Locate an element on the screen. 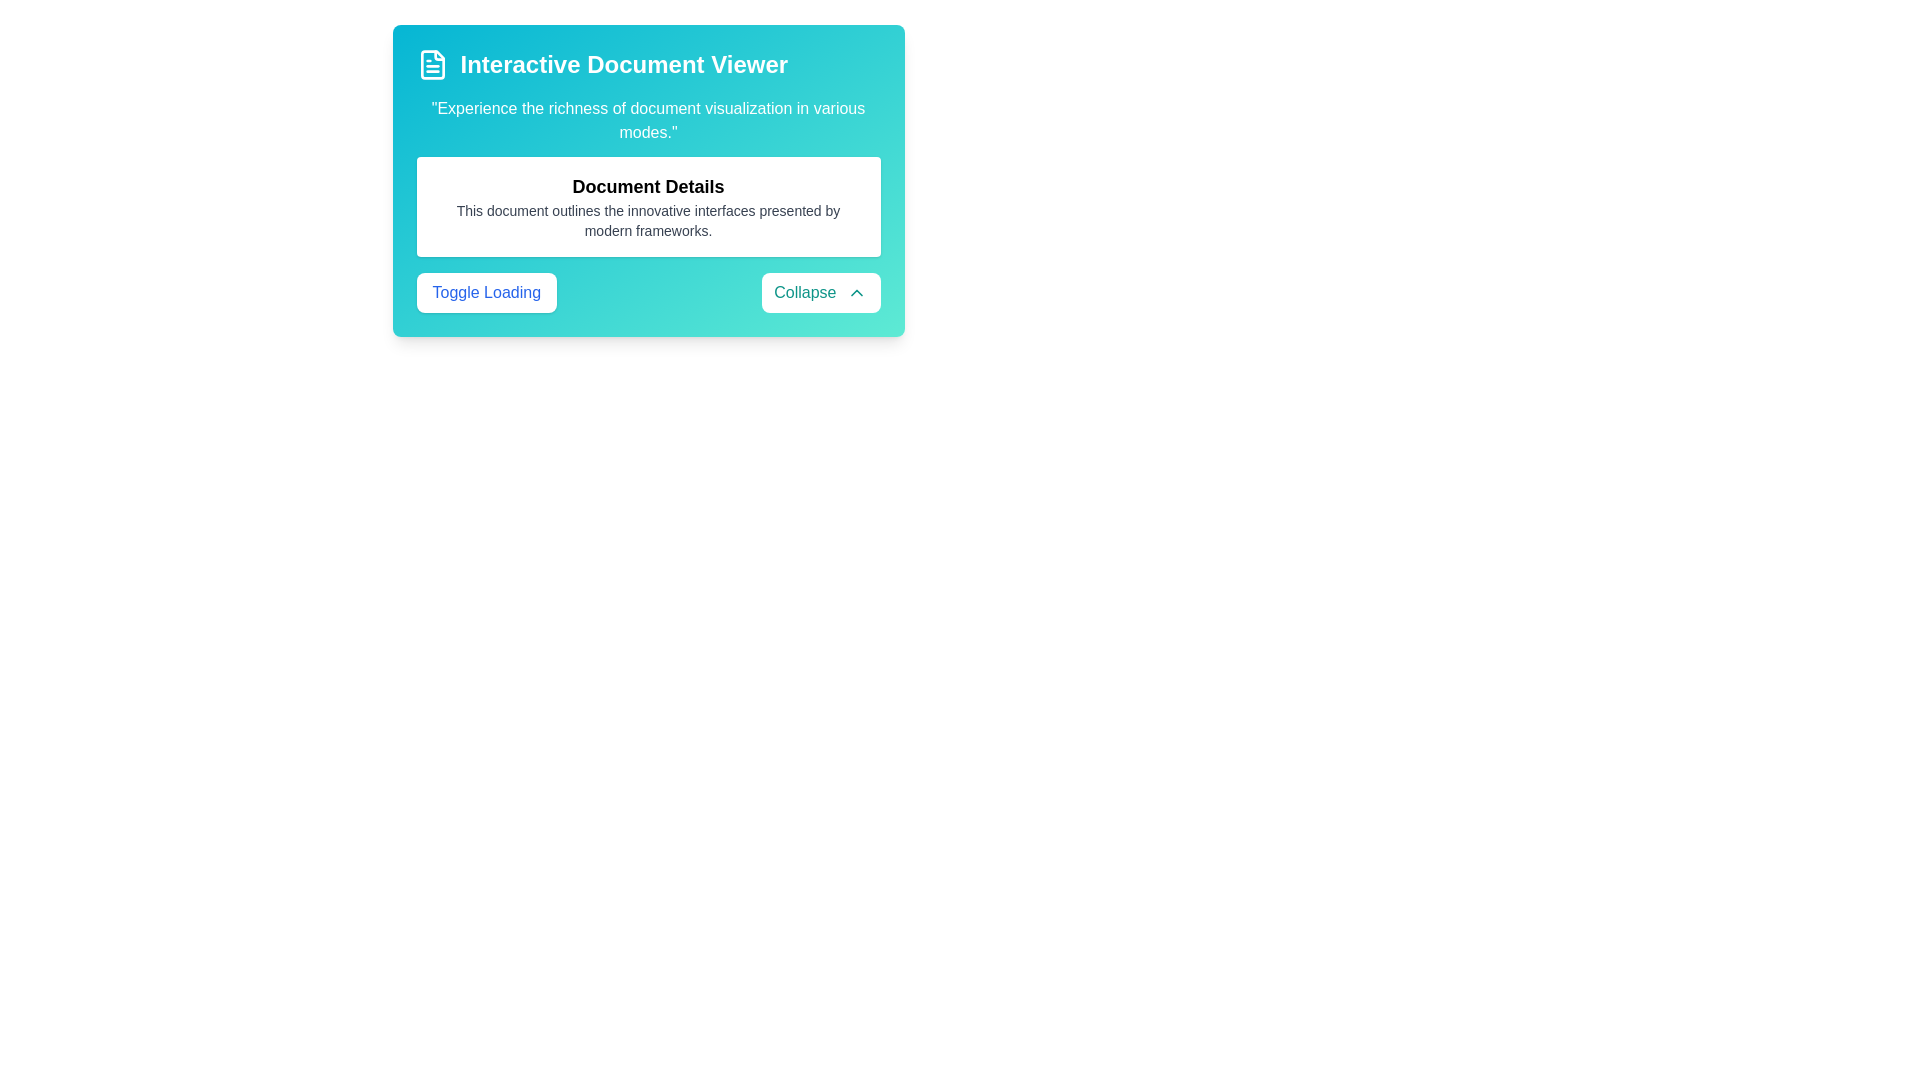 The width and height of the screenshot is (1920, 1080). the 'Interactive Document Viewer' text label located at the top of the interactive card layout is located at coordinates (623, 64).